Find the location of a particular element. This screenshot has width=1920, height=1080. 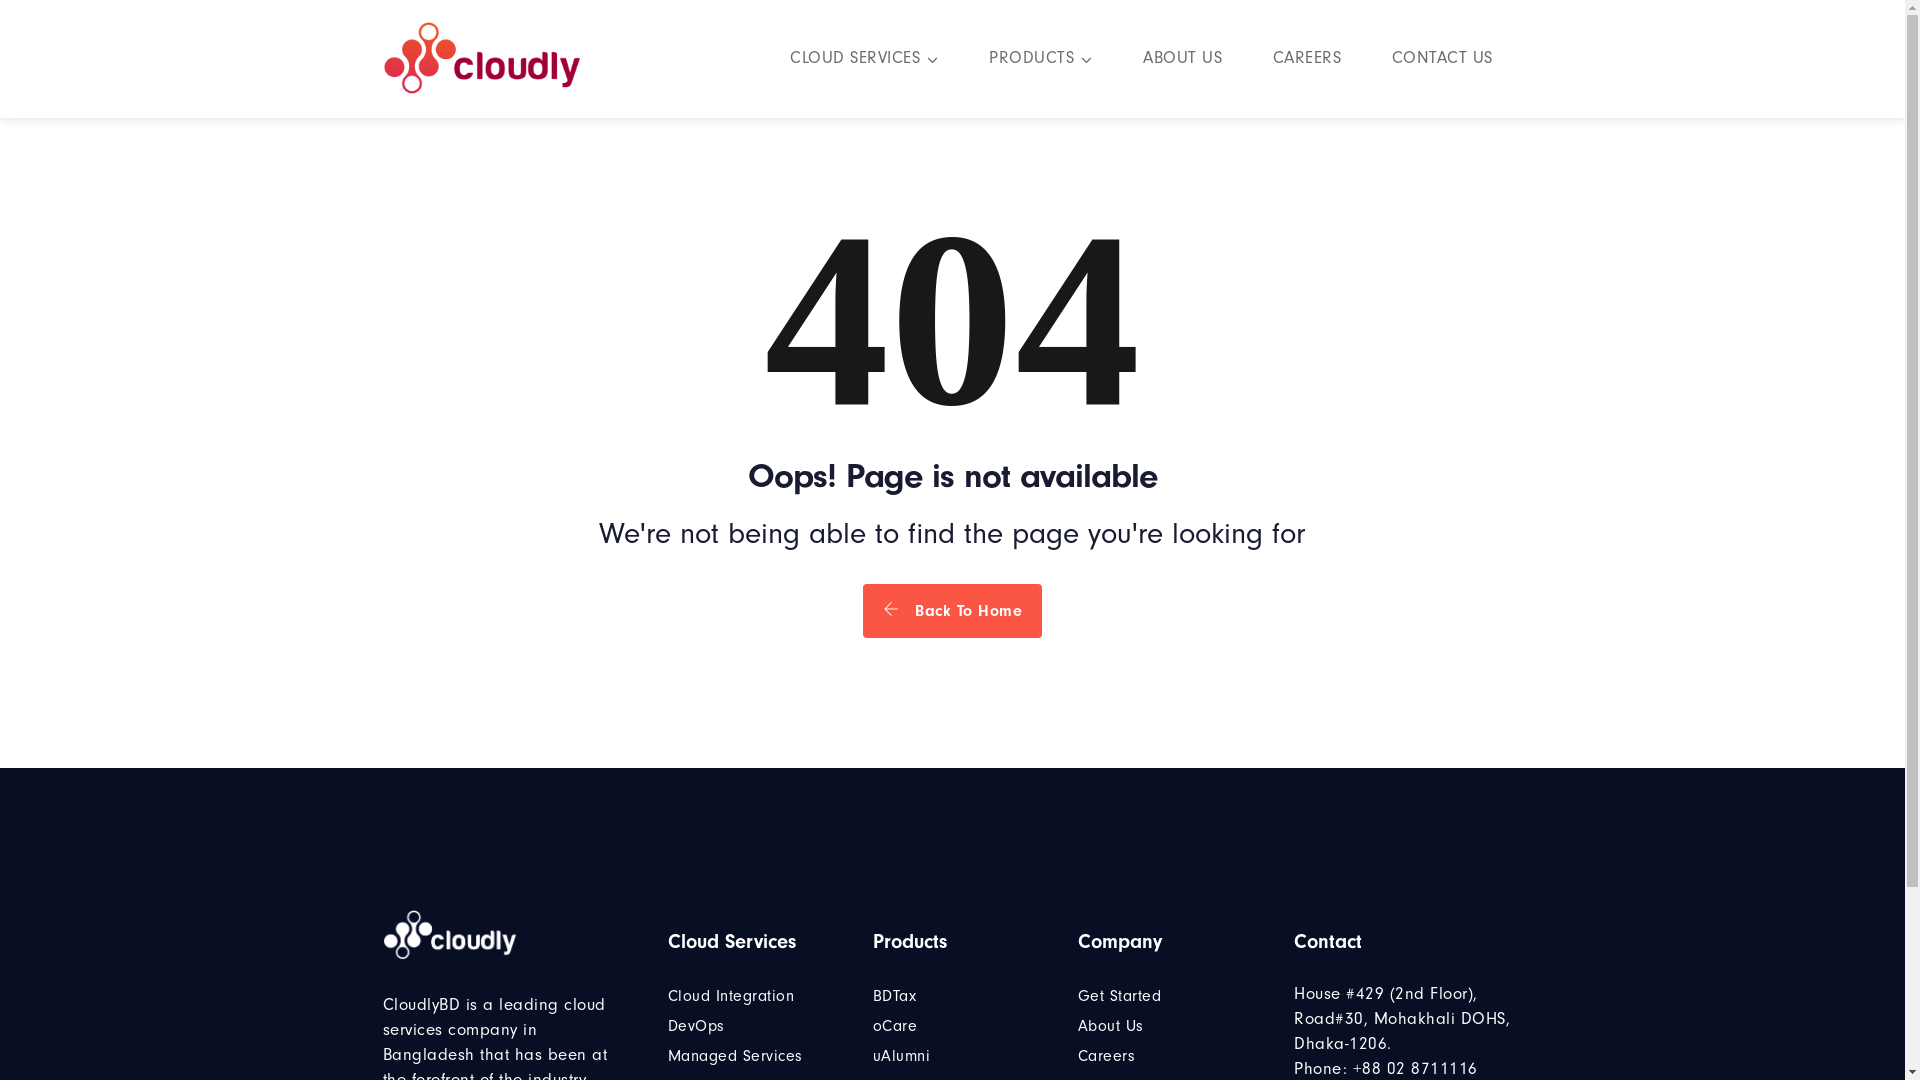

'BDTax' is located at coordinates (873, 995).